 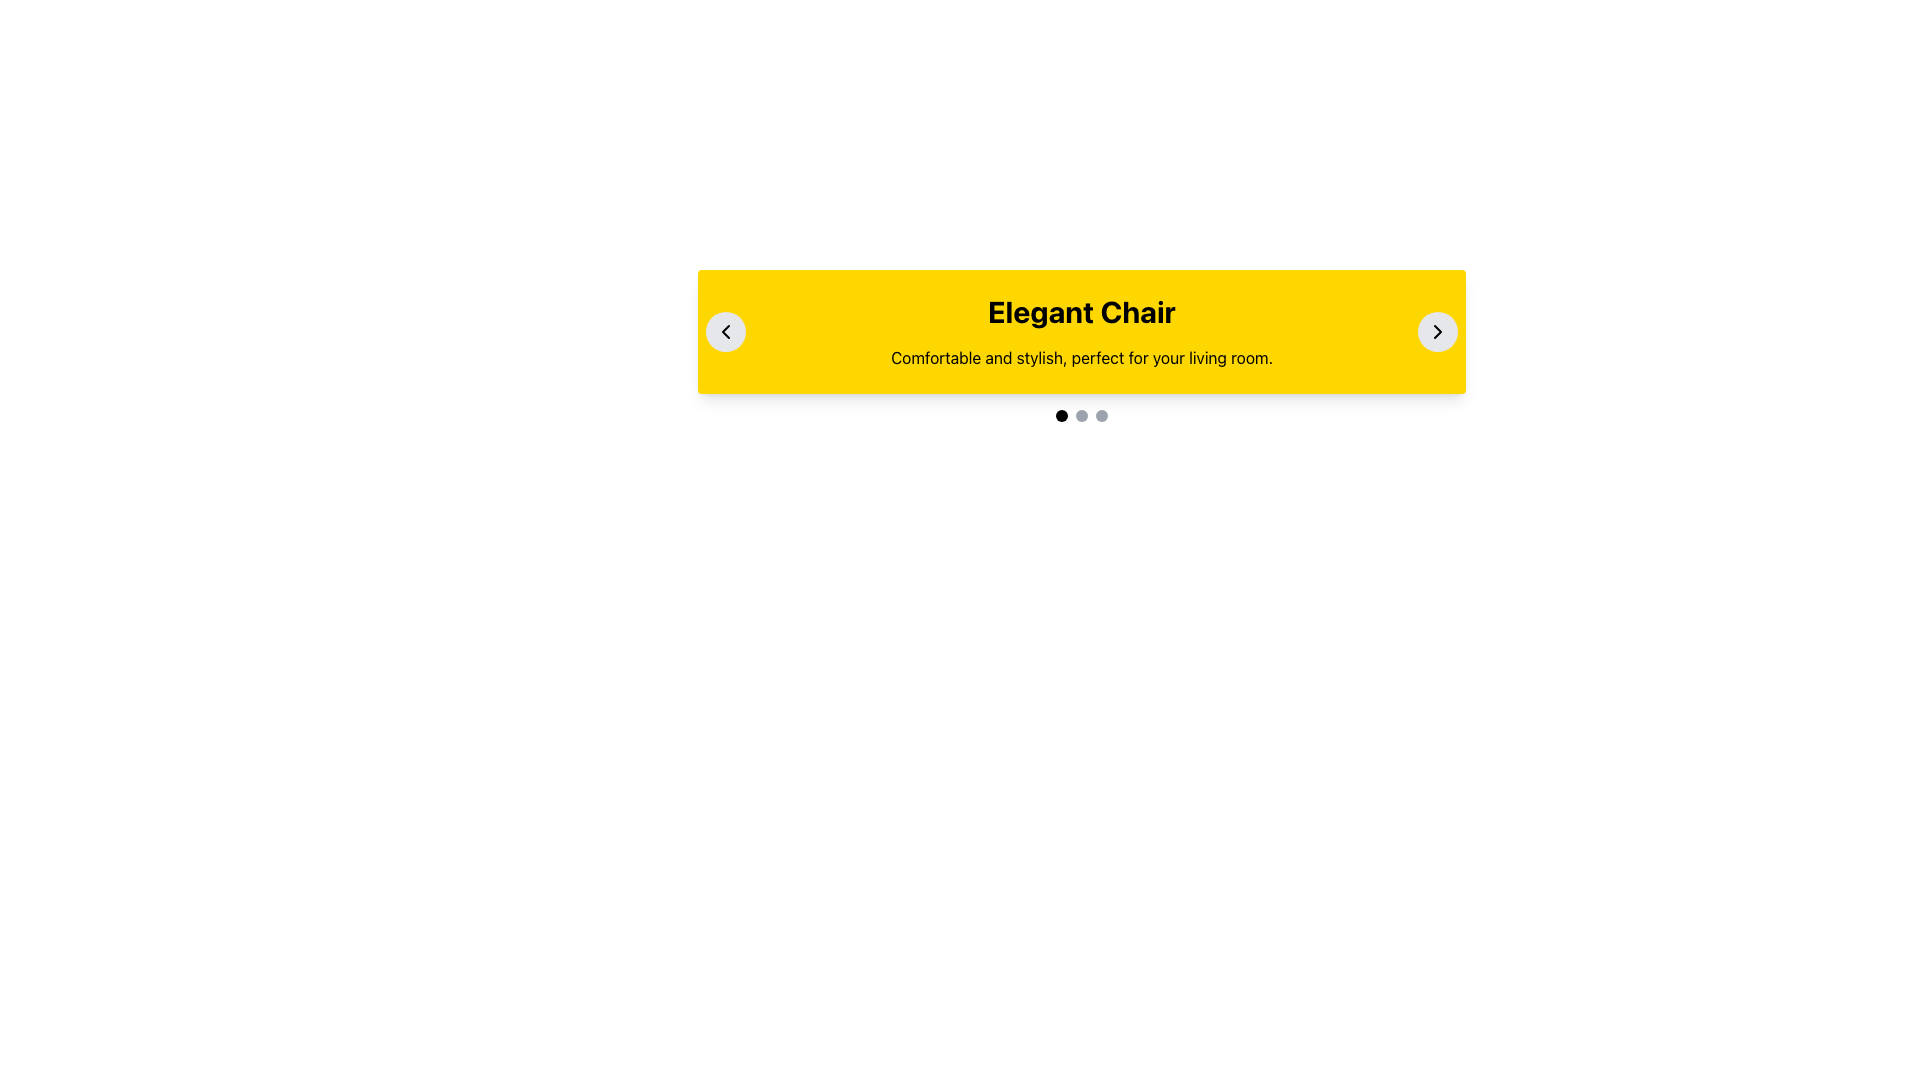 I want to click on the descriptive text element that details the features and suitability of the product, located below the 'Elegant Chair' text, so click(x=1080, y=357).